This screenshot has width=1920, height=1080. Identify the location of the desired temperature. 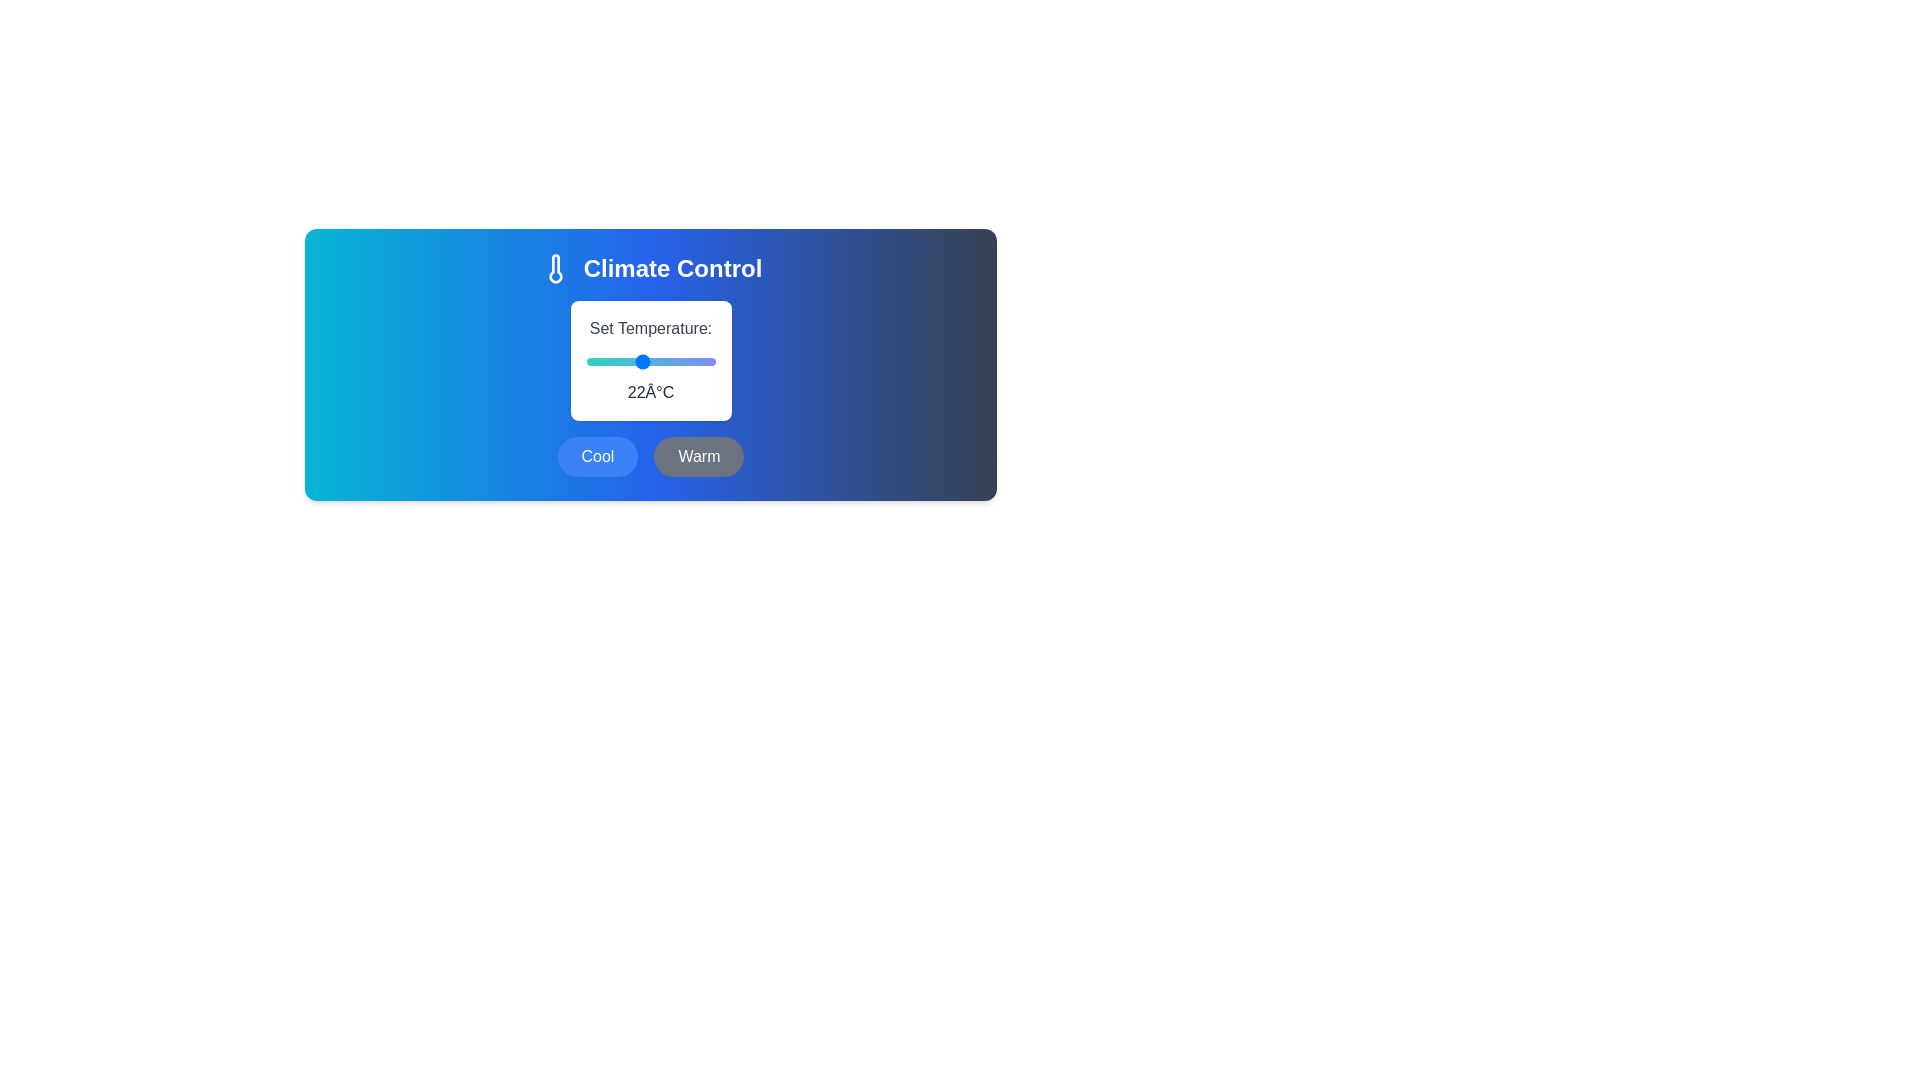
(651, 362).